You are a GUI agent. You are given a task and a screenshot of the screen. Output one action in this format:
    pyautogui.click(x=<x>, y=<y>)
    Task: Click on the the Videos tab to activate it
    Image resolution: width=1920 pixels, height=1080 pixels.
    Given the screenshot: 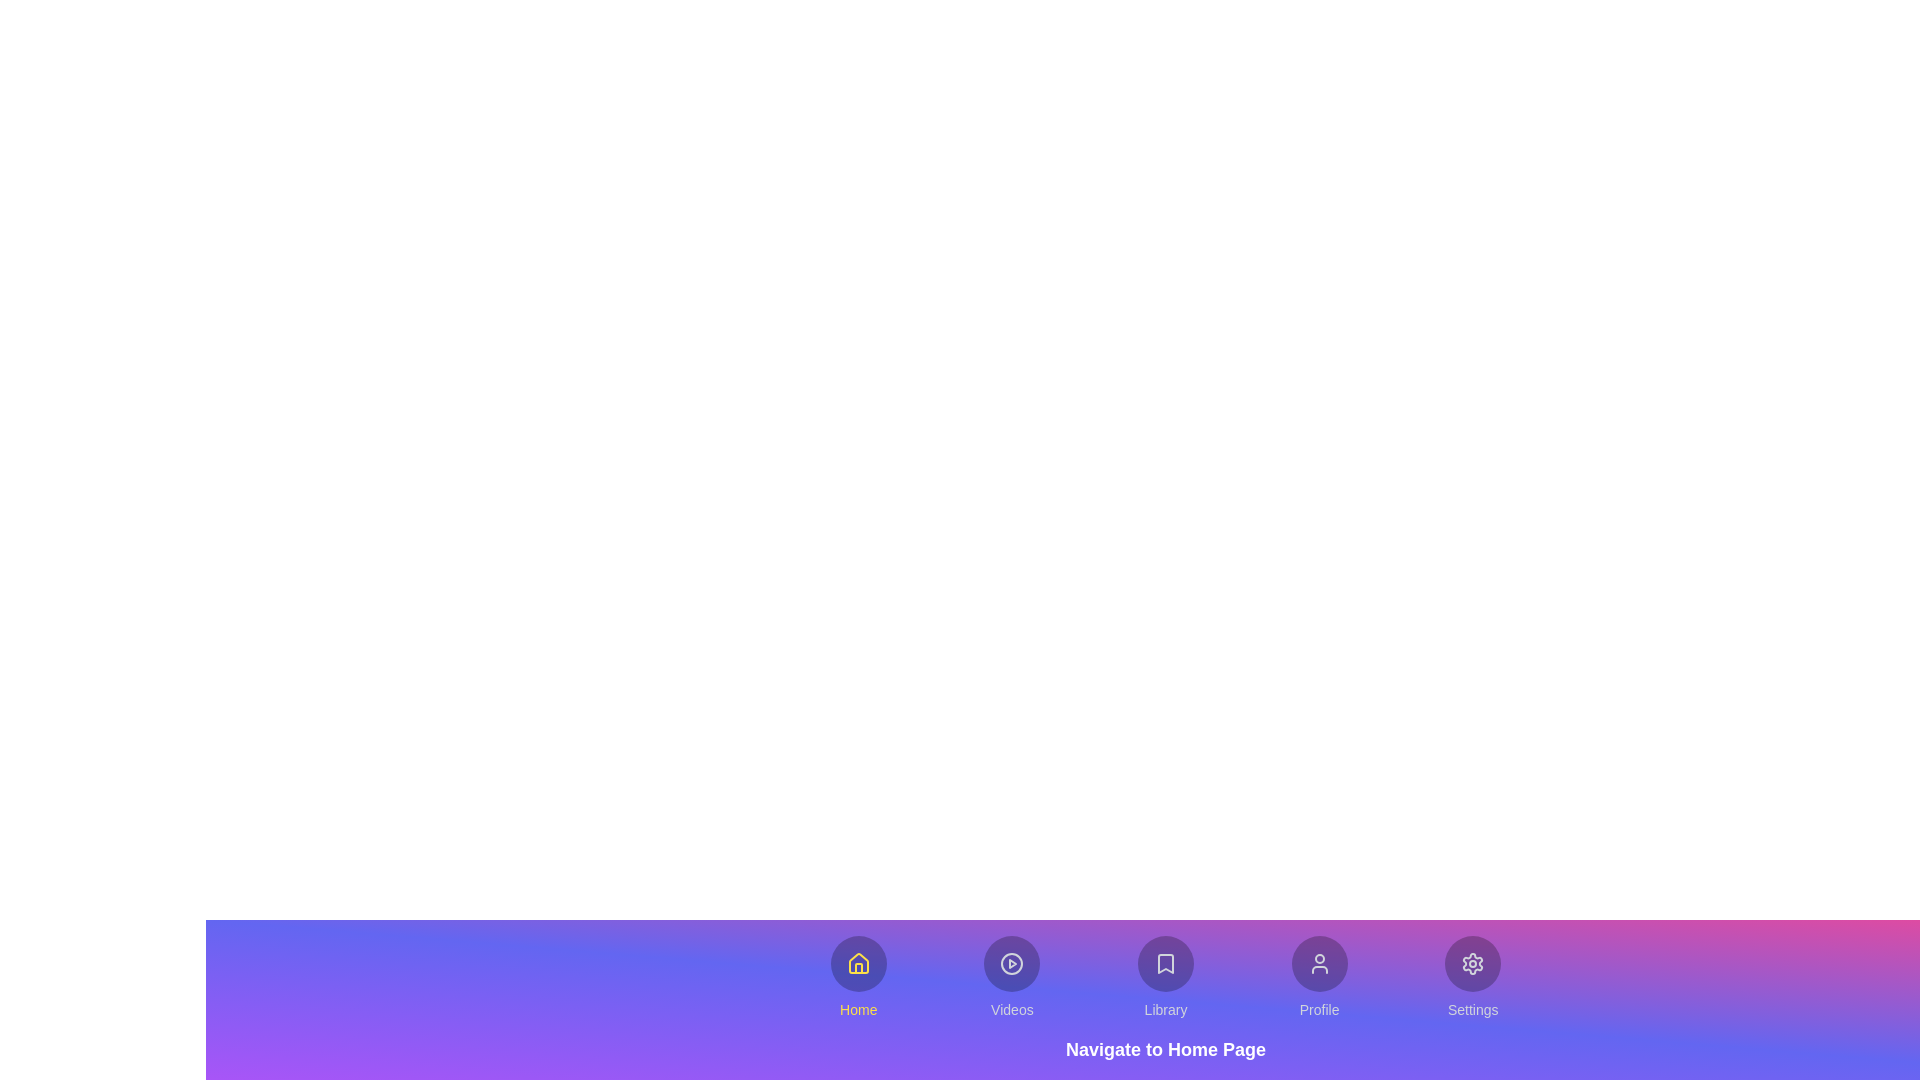 What is the action you would take?
    pyautogui.click(x=1012, y=977)
    